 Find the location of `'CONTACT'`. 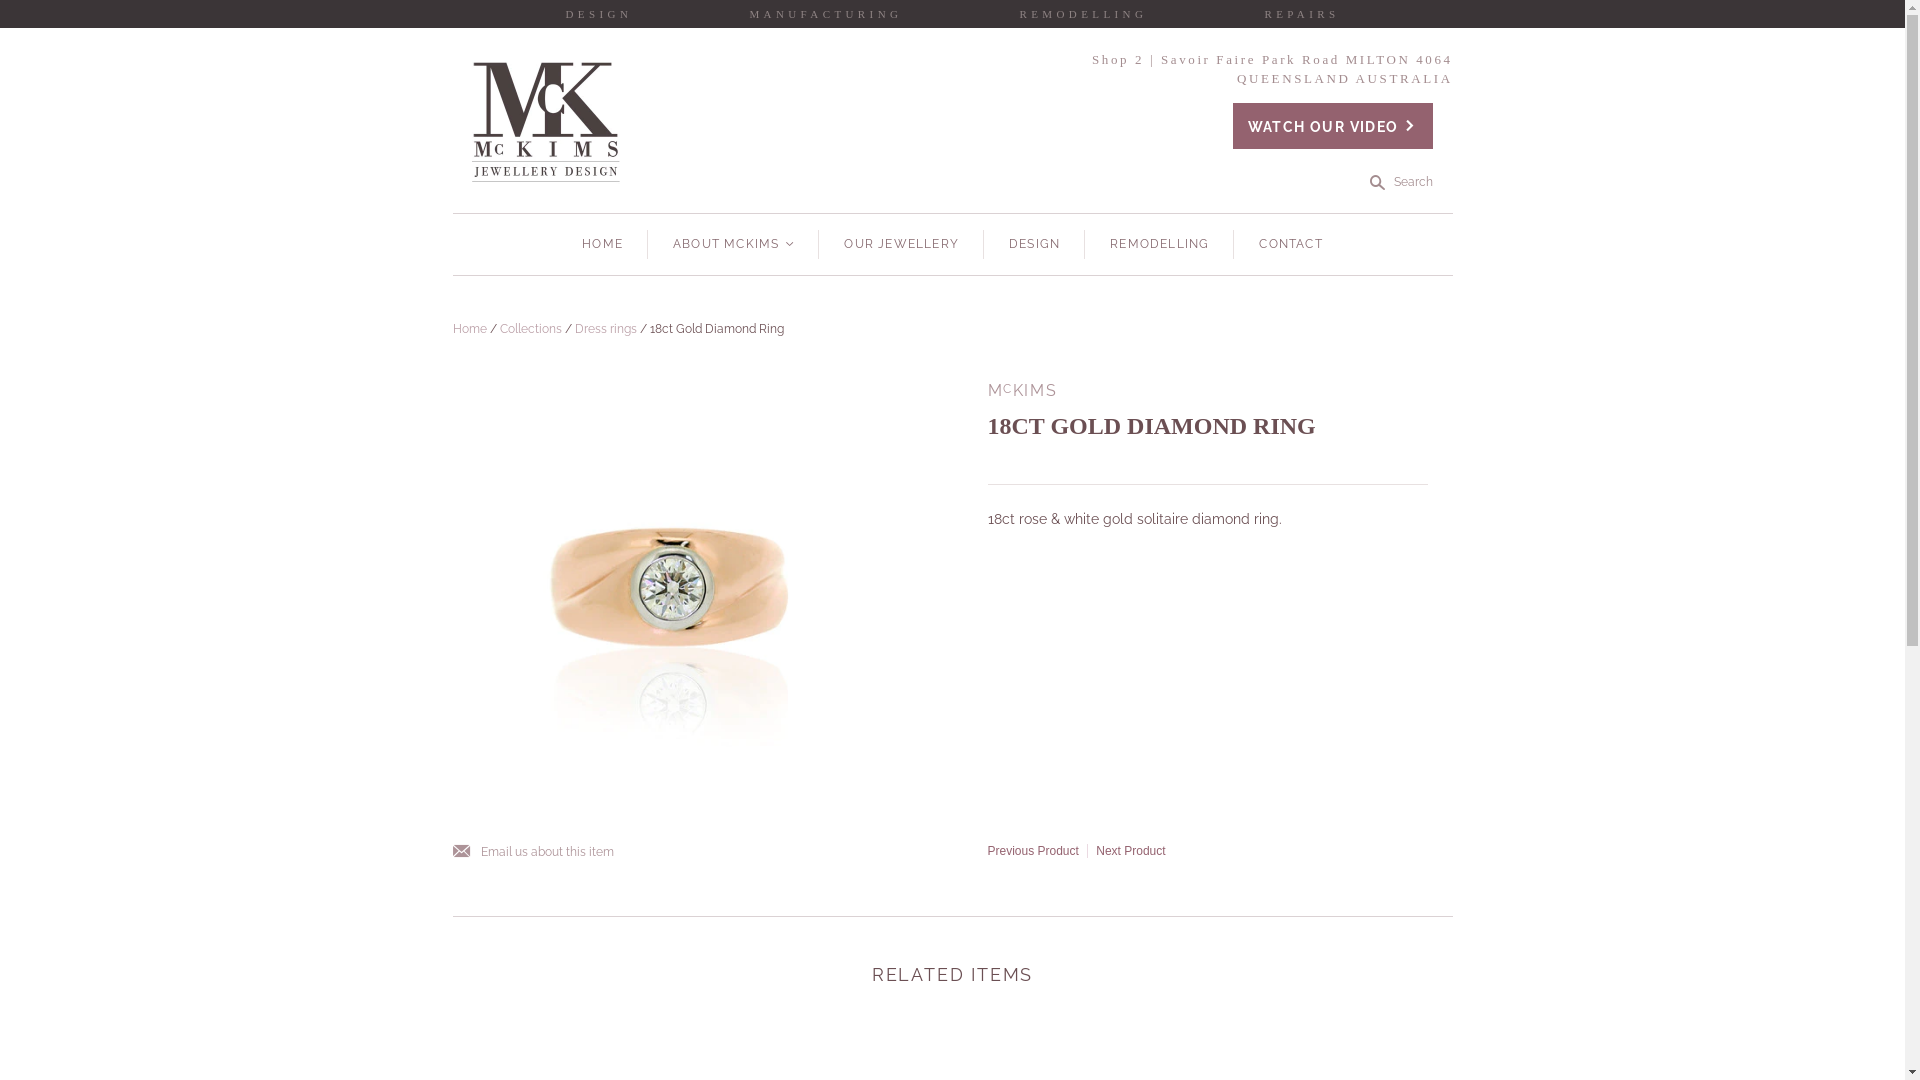

'CONTACT' is located at coordinates (1290, 243).